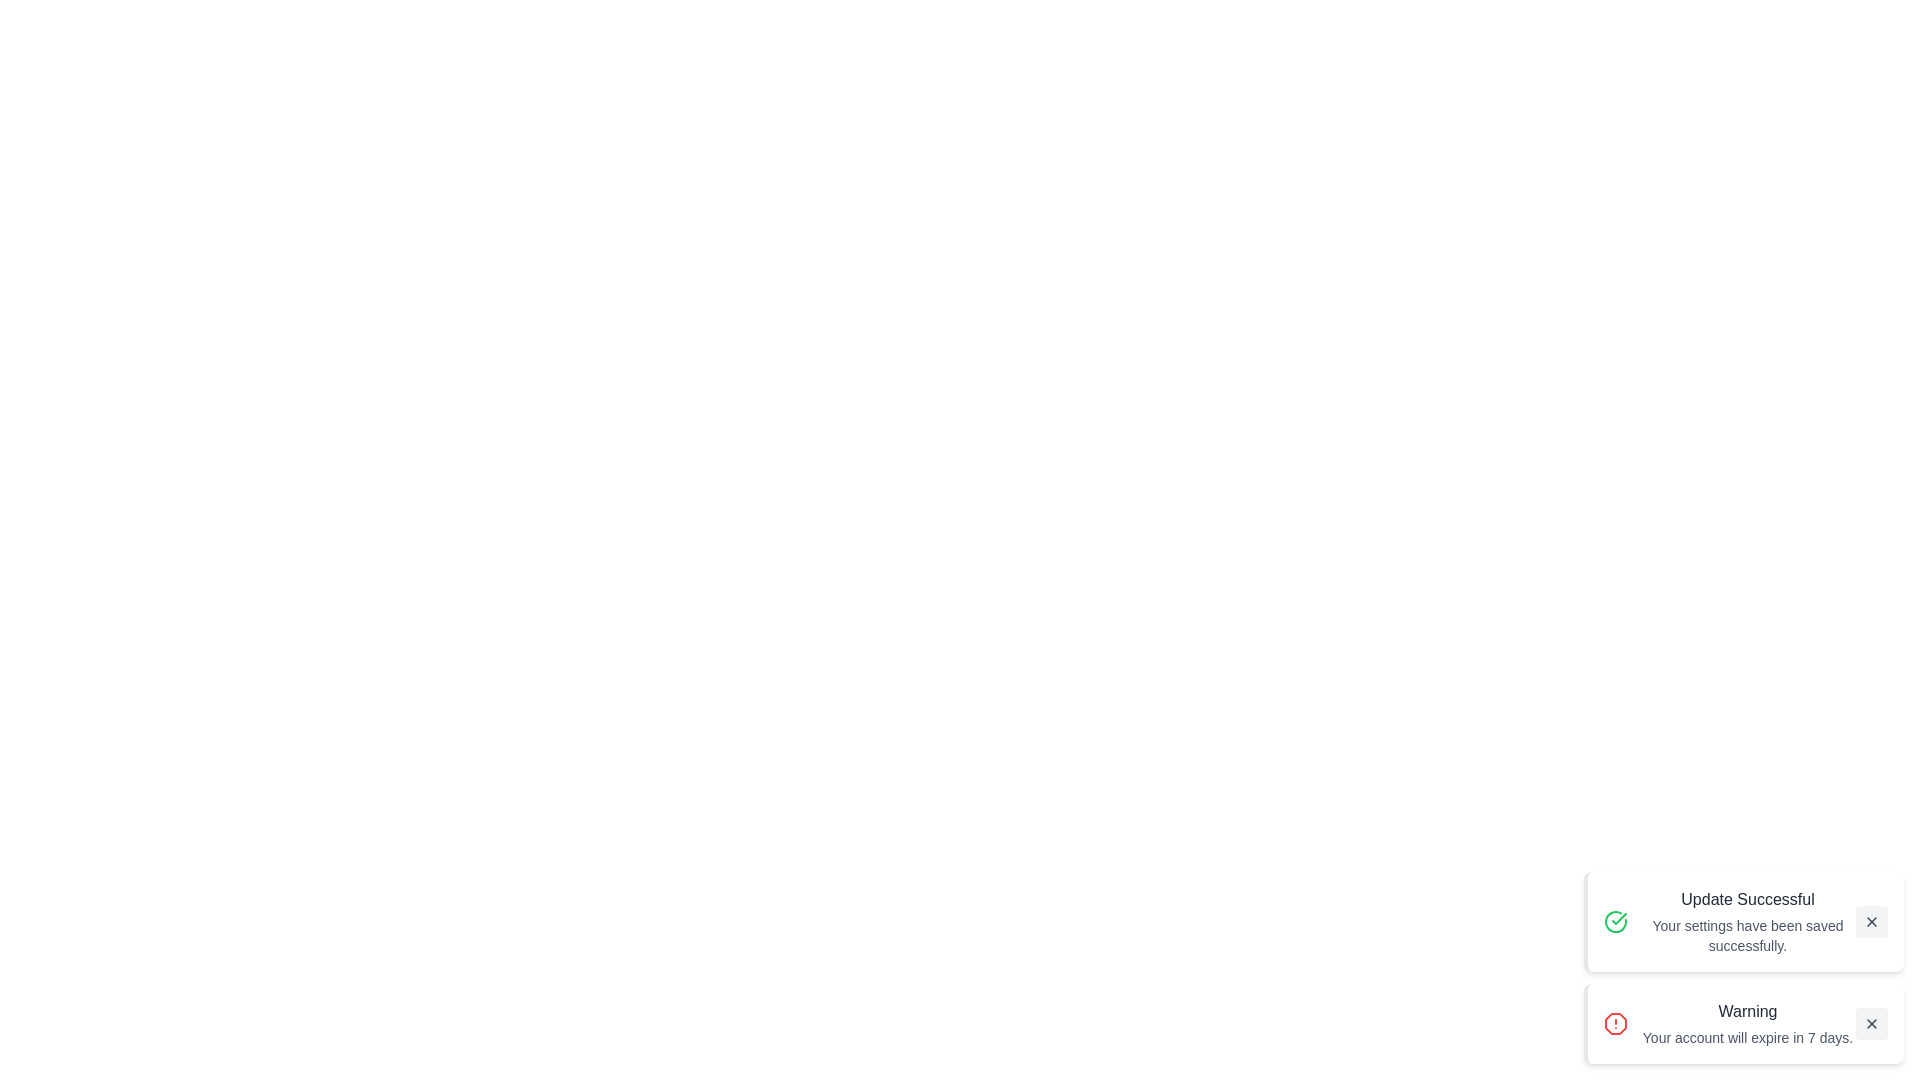 Image resolution: width=1920 pixels, height=1080 pixels. What do you see at coordinates (1616, 921) in the screenshot?
I see `the notification icon corresponding to Update Successful` at bounding box center [1616, 921].